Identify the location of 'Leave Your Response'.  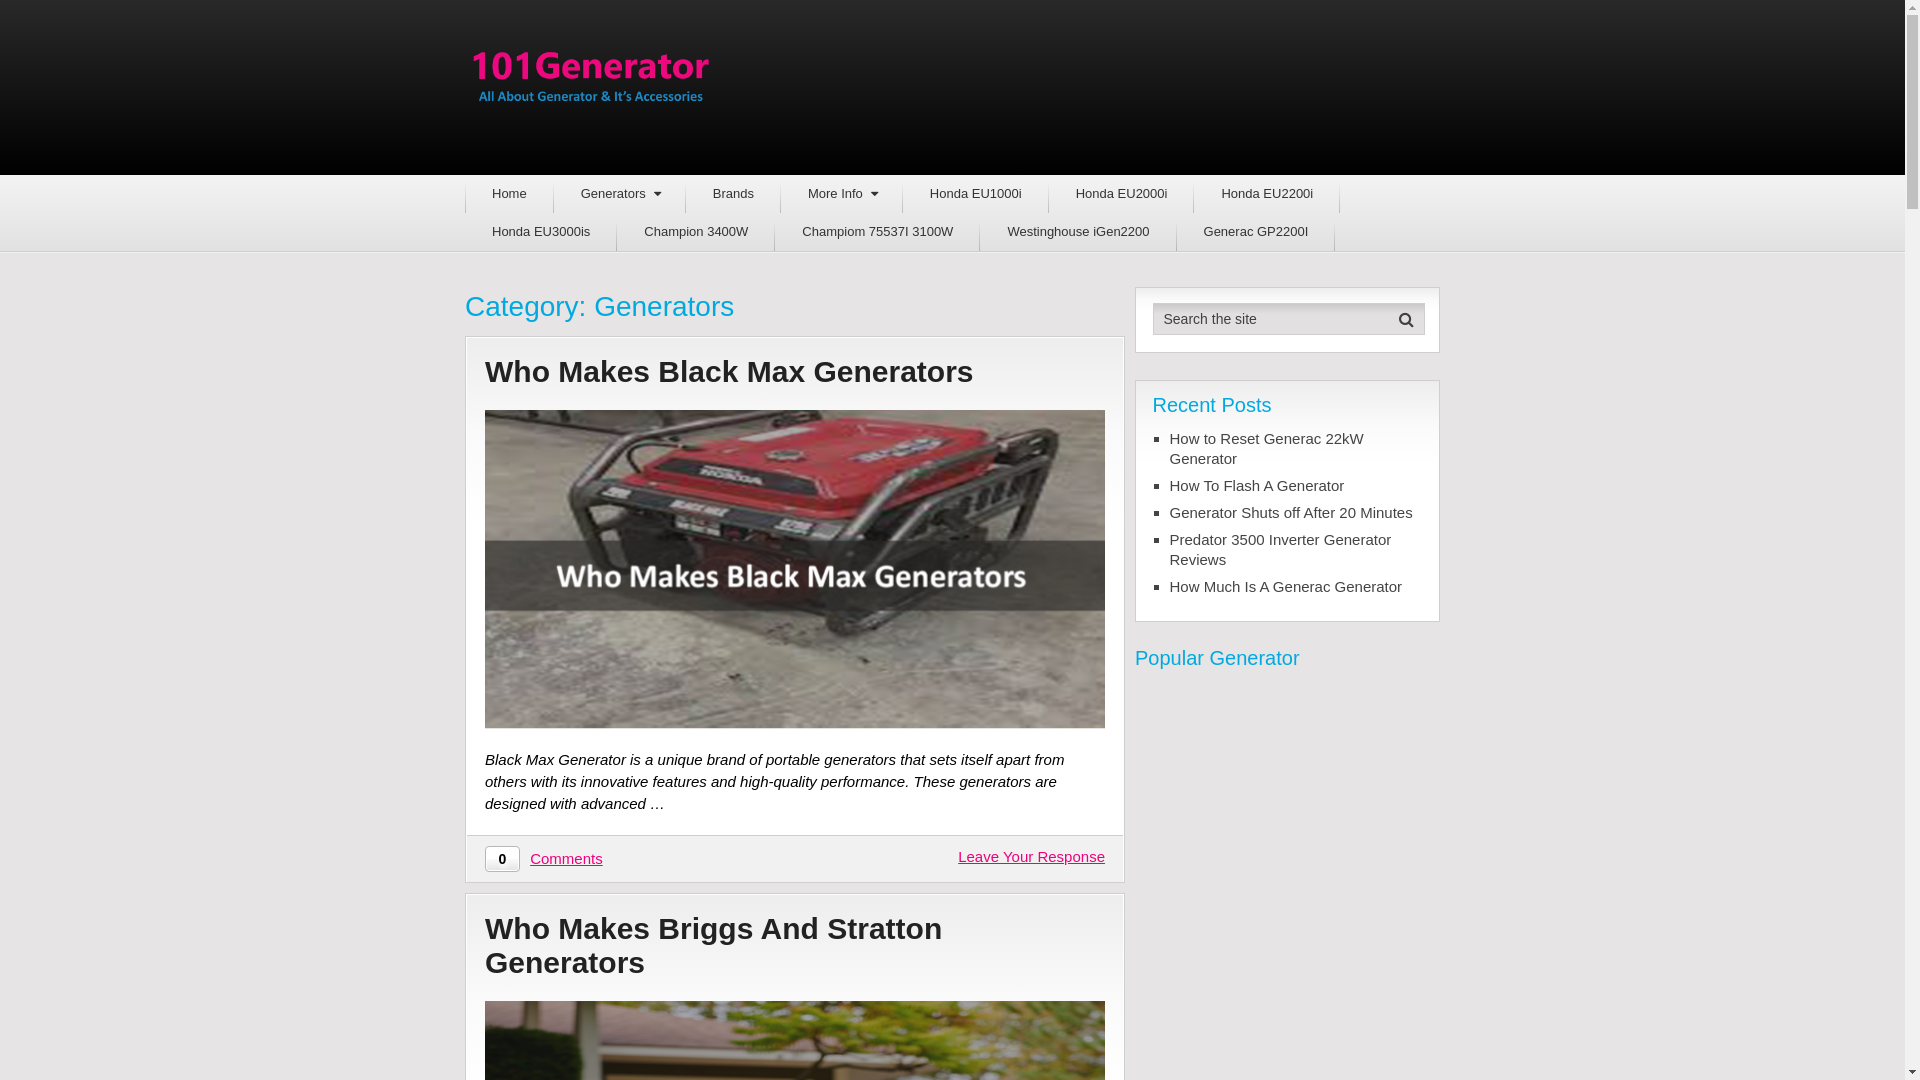
(1031, 855).